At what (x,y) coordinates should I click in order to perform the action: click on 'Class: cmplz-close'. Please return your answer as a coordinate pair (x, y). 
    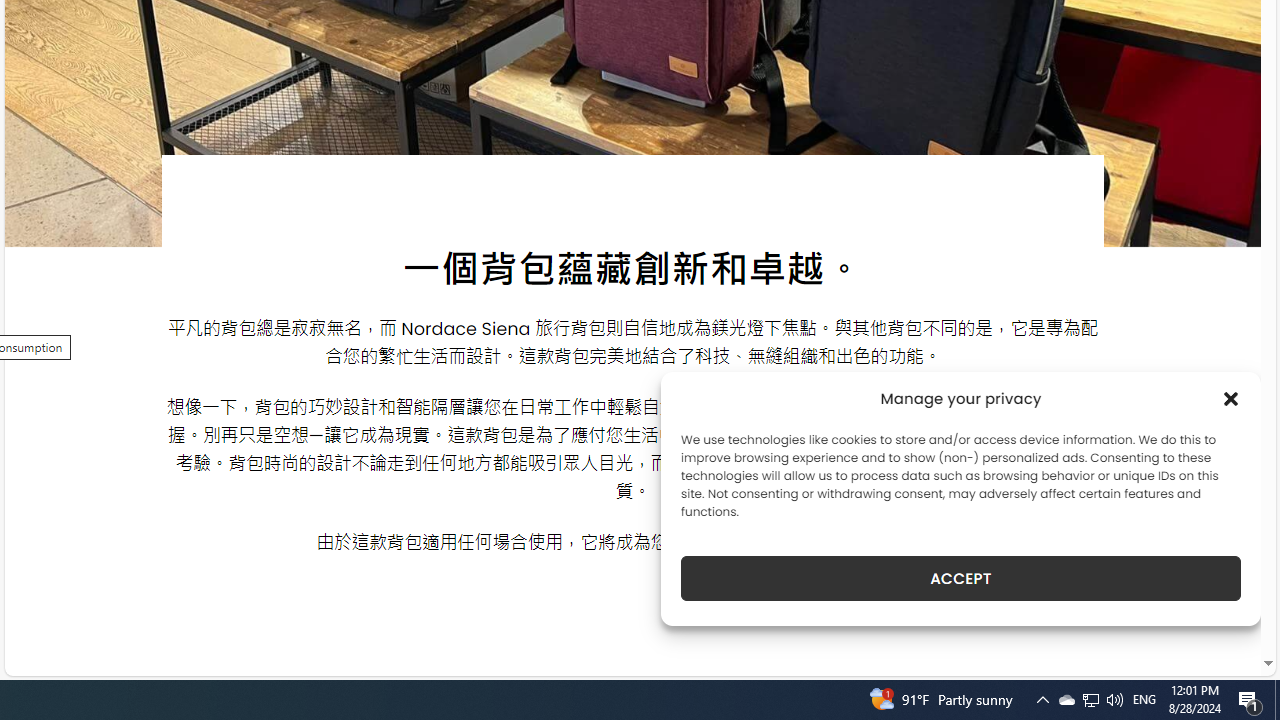
    Looking at the image, I should click on (1230, 398).